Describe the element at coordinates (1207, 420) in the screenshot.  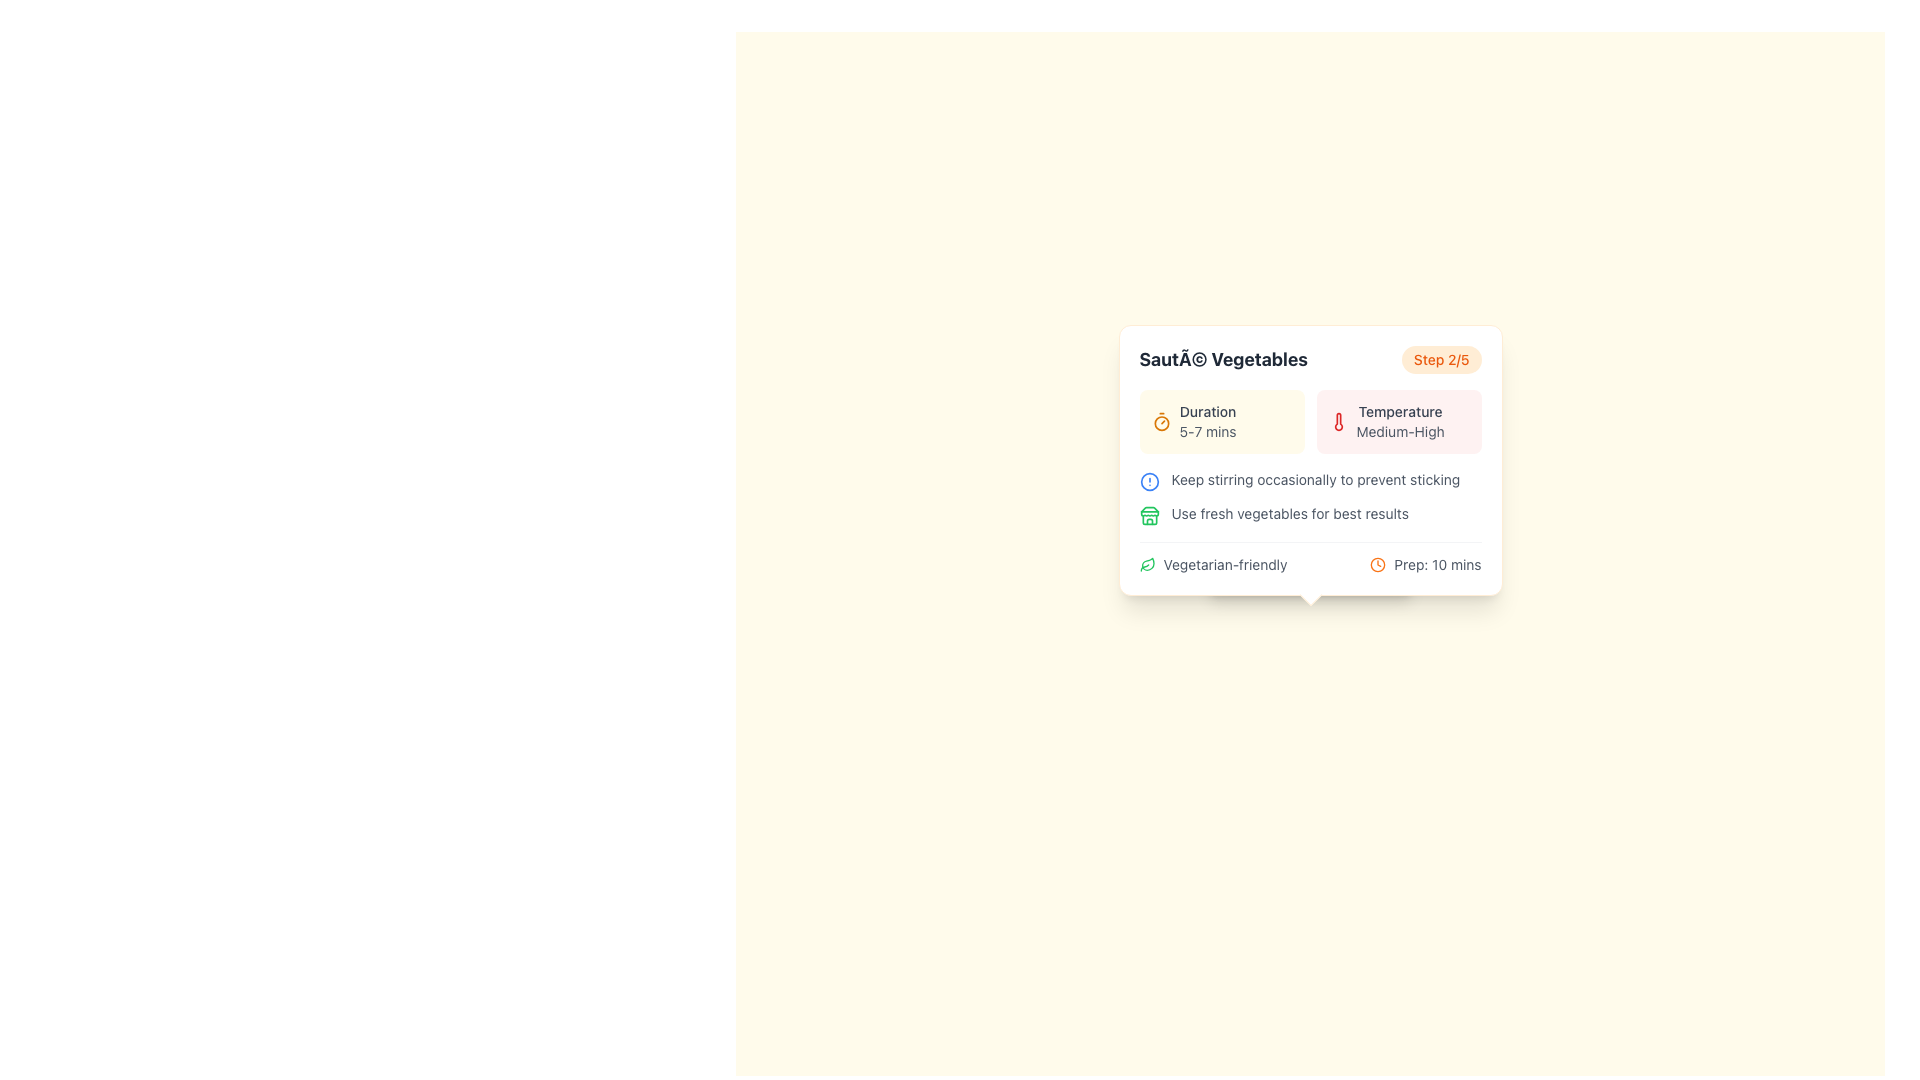
I see `the textual content display element that shows 'Duration' in a medium-weight gray font and '5-7 mins' in a lighter gray shade, located in the first column of the content card titled 'Sauté Vegetables', adjacent to an orange timer icon` at that location.